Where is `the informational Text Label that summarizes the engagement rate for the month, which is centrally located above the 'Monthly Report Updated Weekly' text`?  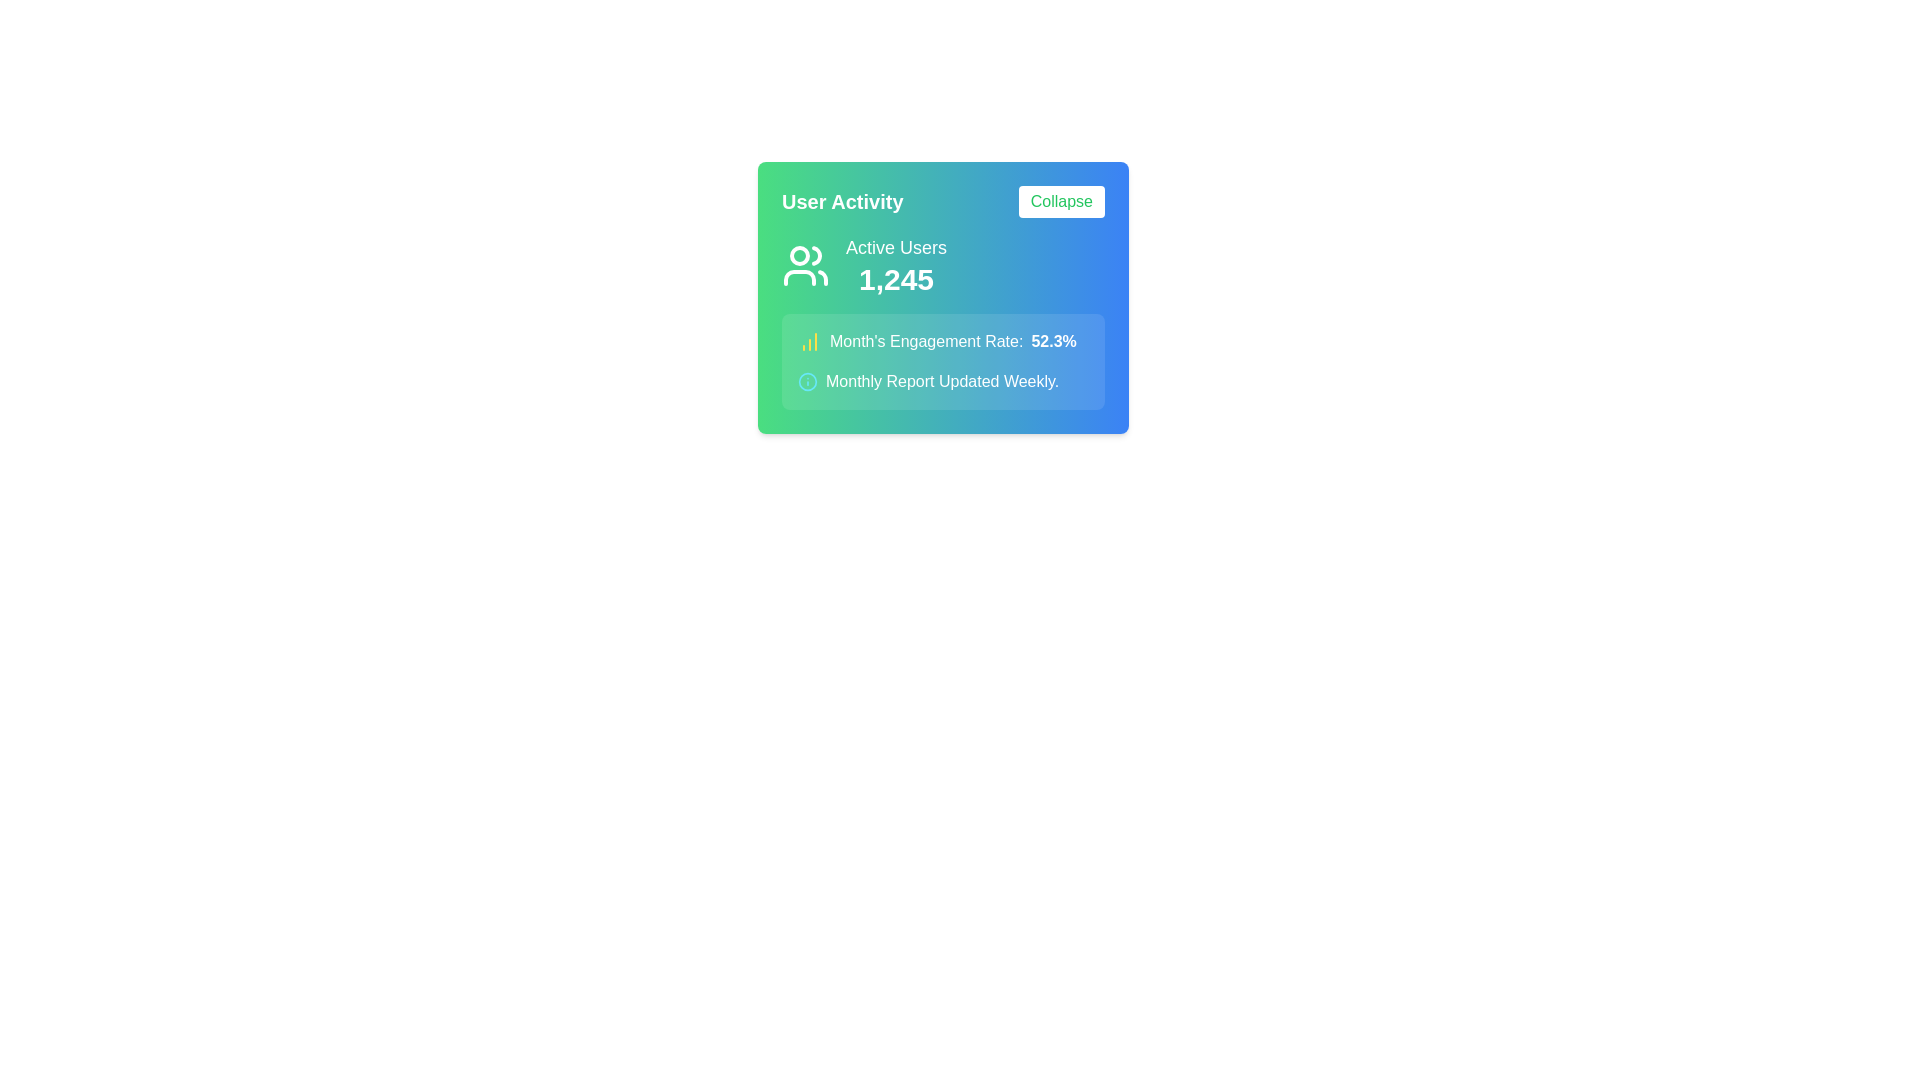 the informational Text Label that summarizes the engagement rate for the month, which is centrally located above the 'Monthly Report Updated Weekly' text is located at coordinates (942, 341).